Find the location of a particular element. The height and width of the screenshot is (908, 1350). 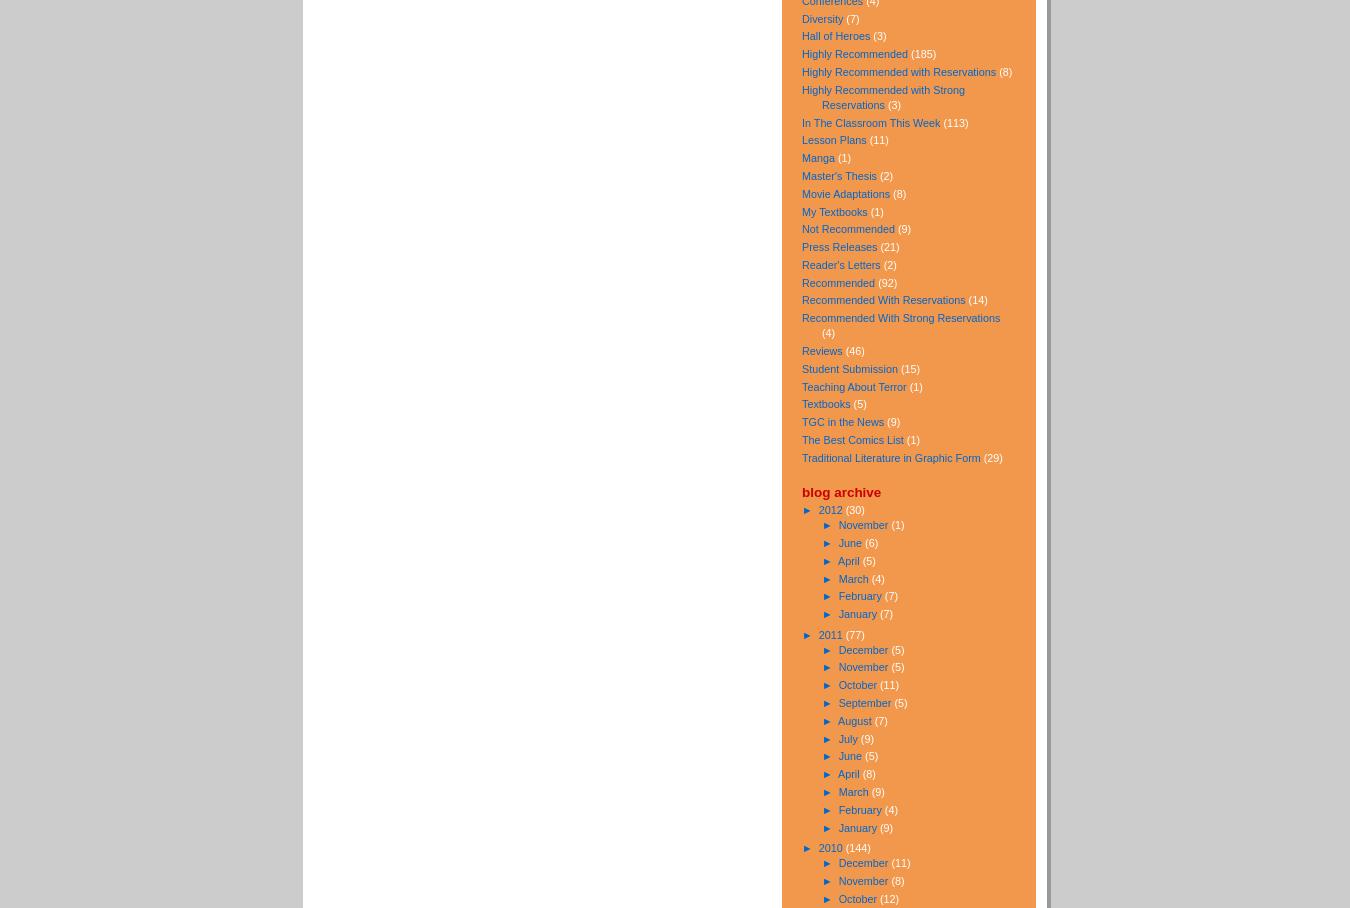

'Recommended' is located at coordinates (838, 282).